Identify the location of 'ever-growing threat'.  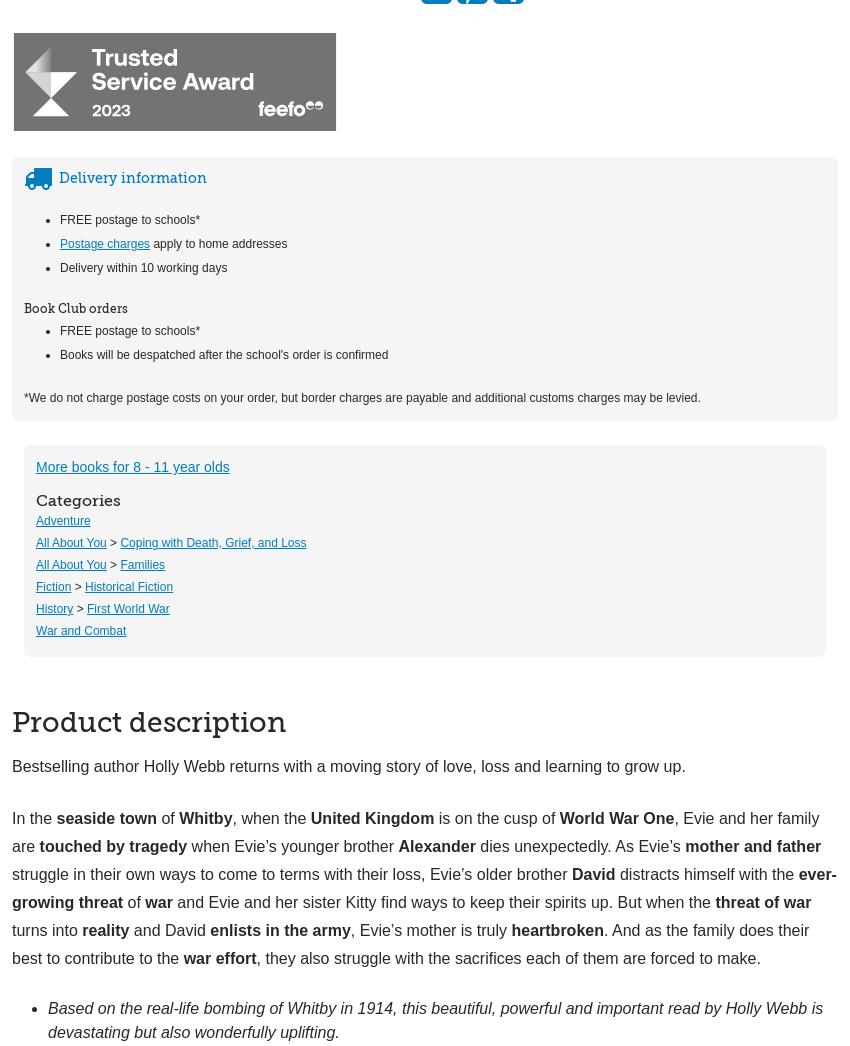
(423, 886).